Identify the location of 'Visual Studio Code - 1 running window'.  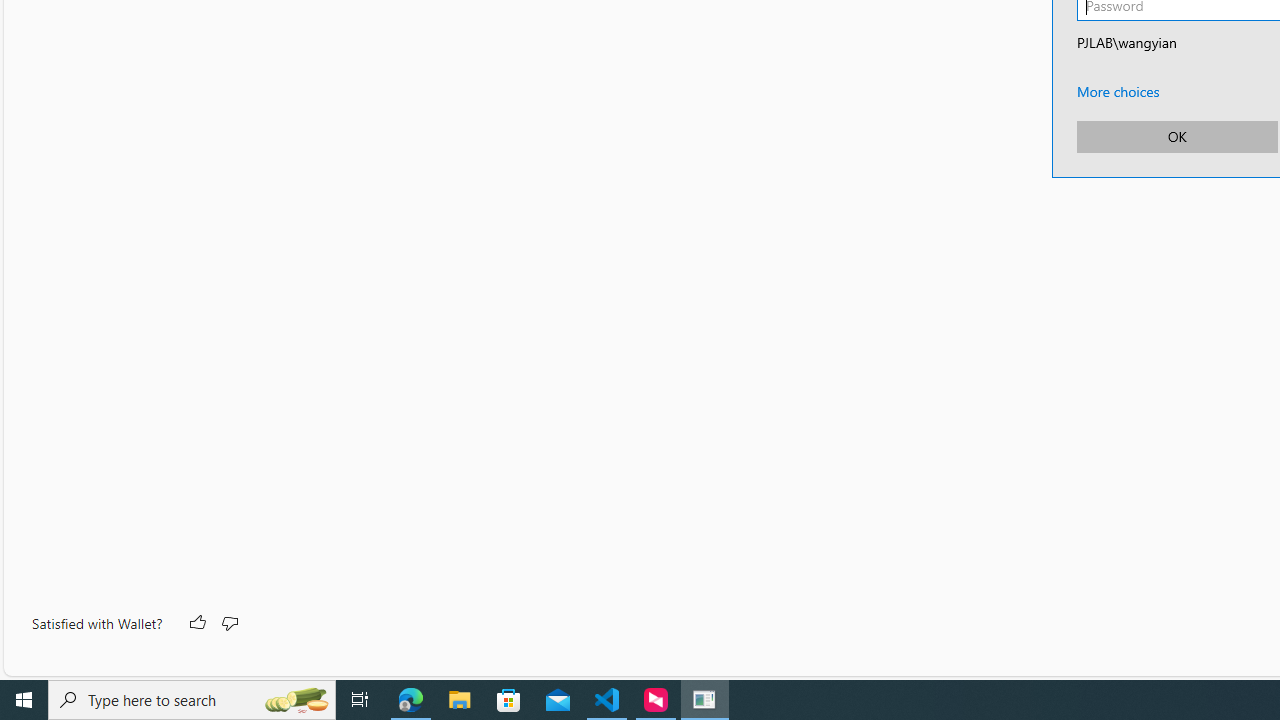
(606, 698).